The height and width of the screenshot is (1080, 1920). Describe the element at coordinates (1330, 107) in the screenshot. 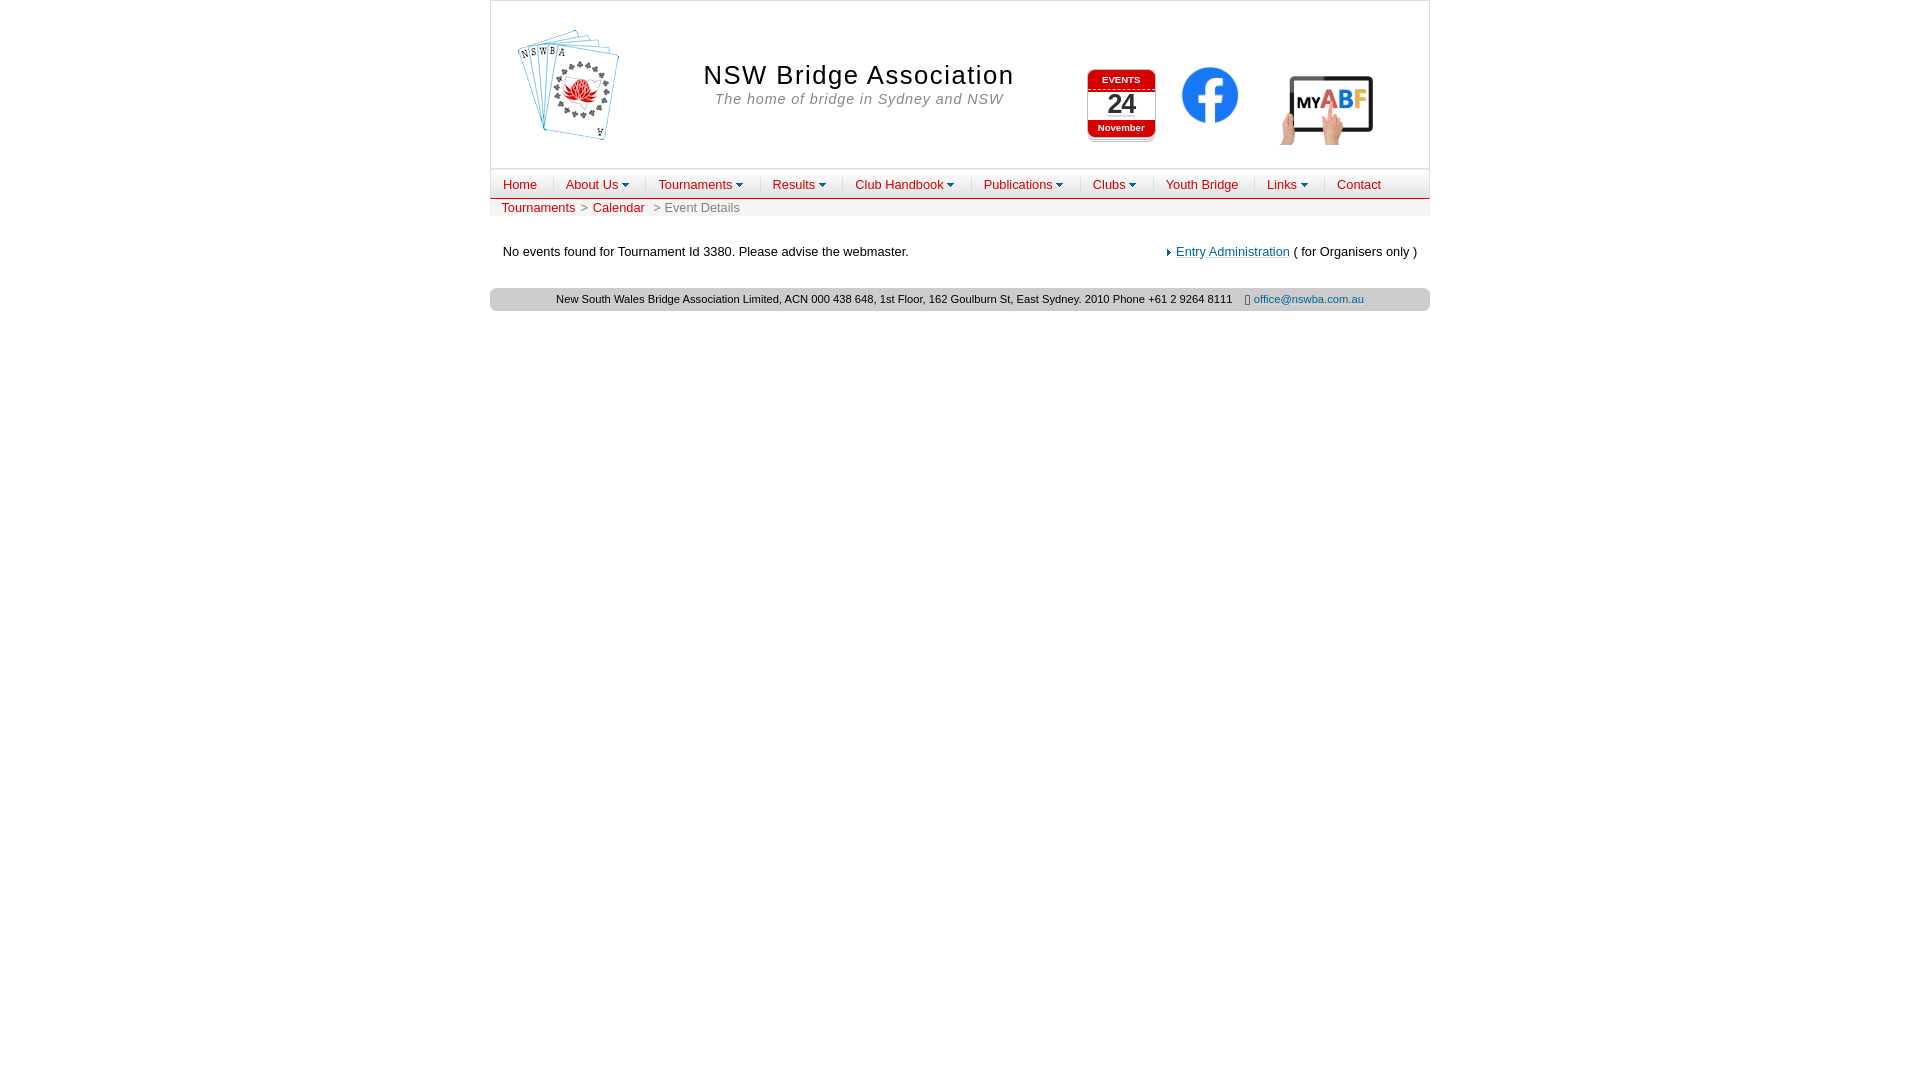

I see `'Log into My ABF'` at that location.